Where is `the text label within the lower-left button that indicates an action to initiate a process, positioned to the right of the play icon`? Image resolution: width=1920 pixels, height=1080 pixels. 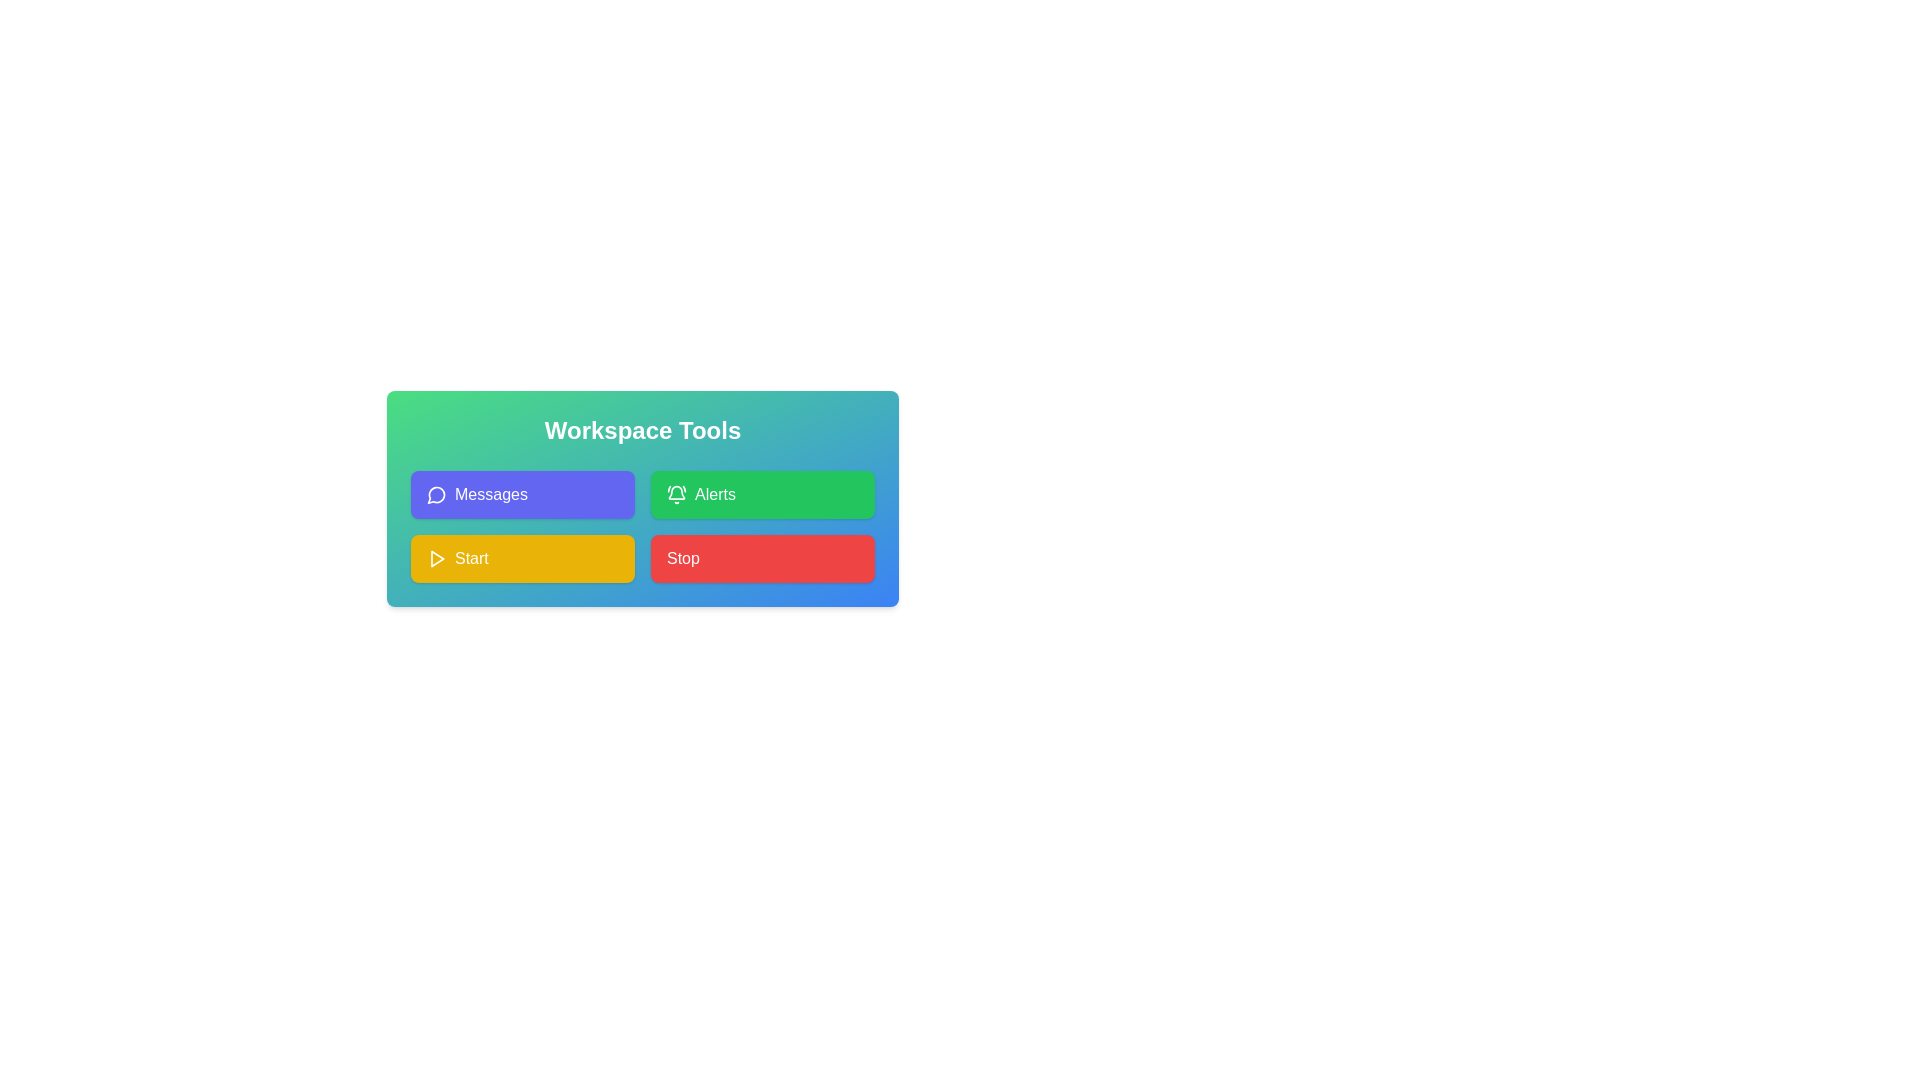
the text label within the lower-left button that indicates an action to initiate a process, positioned to the right of the play icon is located at coordinates (470, 559).